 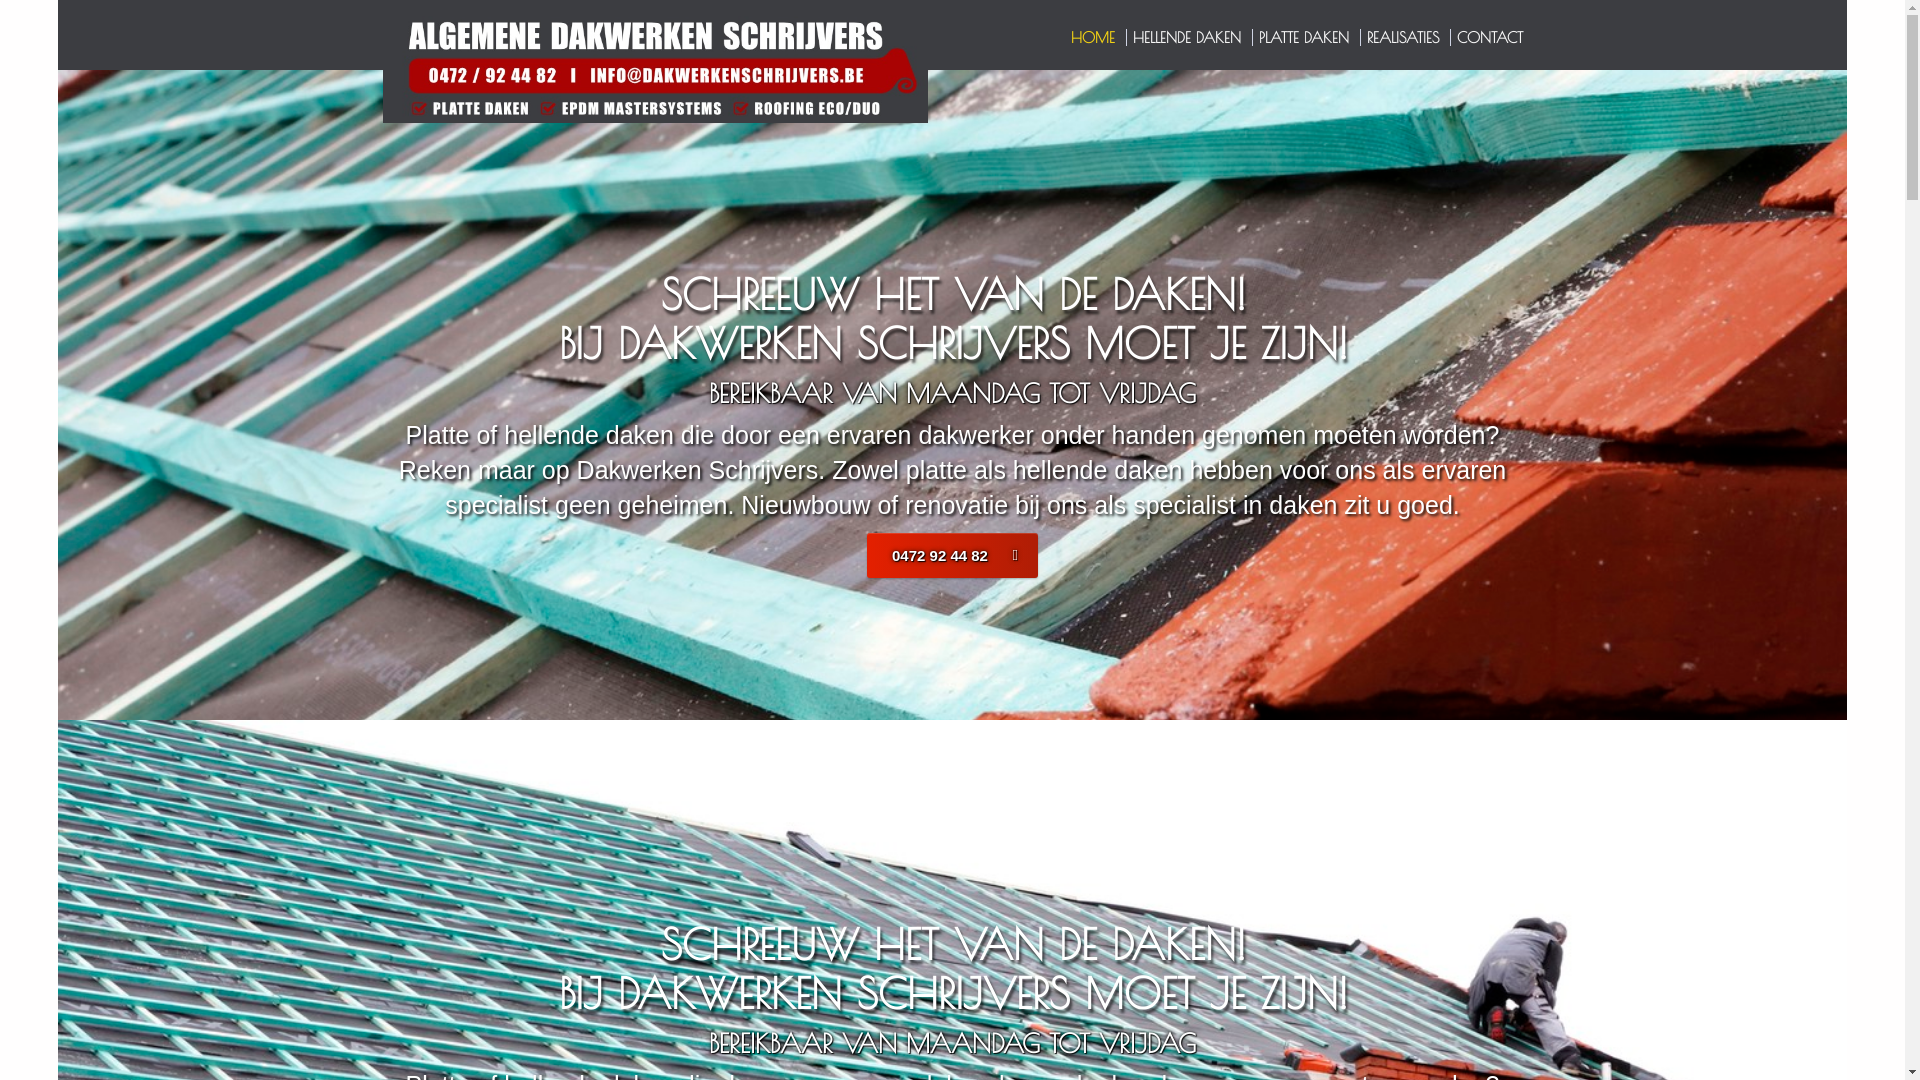 What do you see at coordinates (1093, 37) in the screenshot?
I see `'HOME'` at bounding box center [1093, 37].